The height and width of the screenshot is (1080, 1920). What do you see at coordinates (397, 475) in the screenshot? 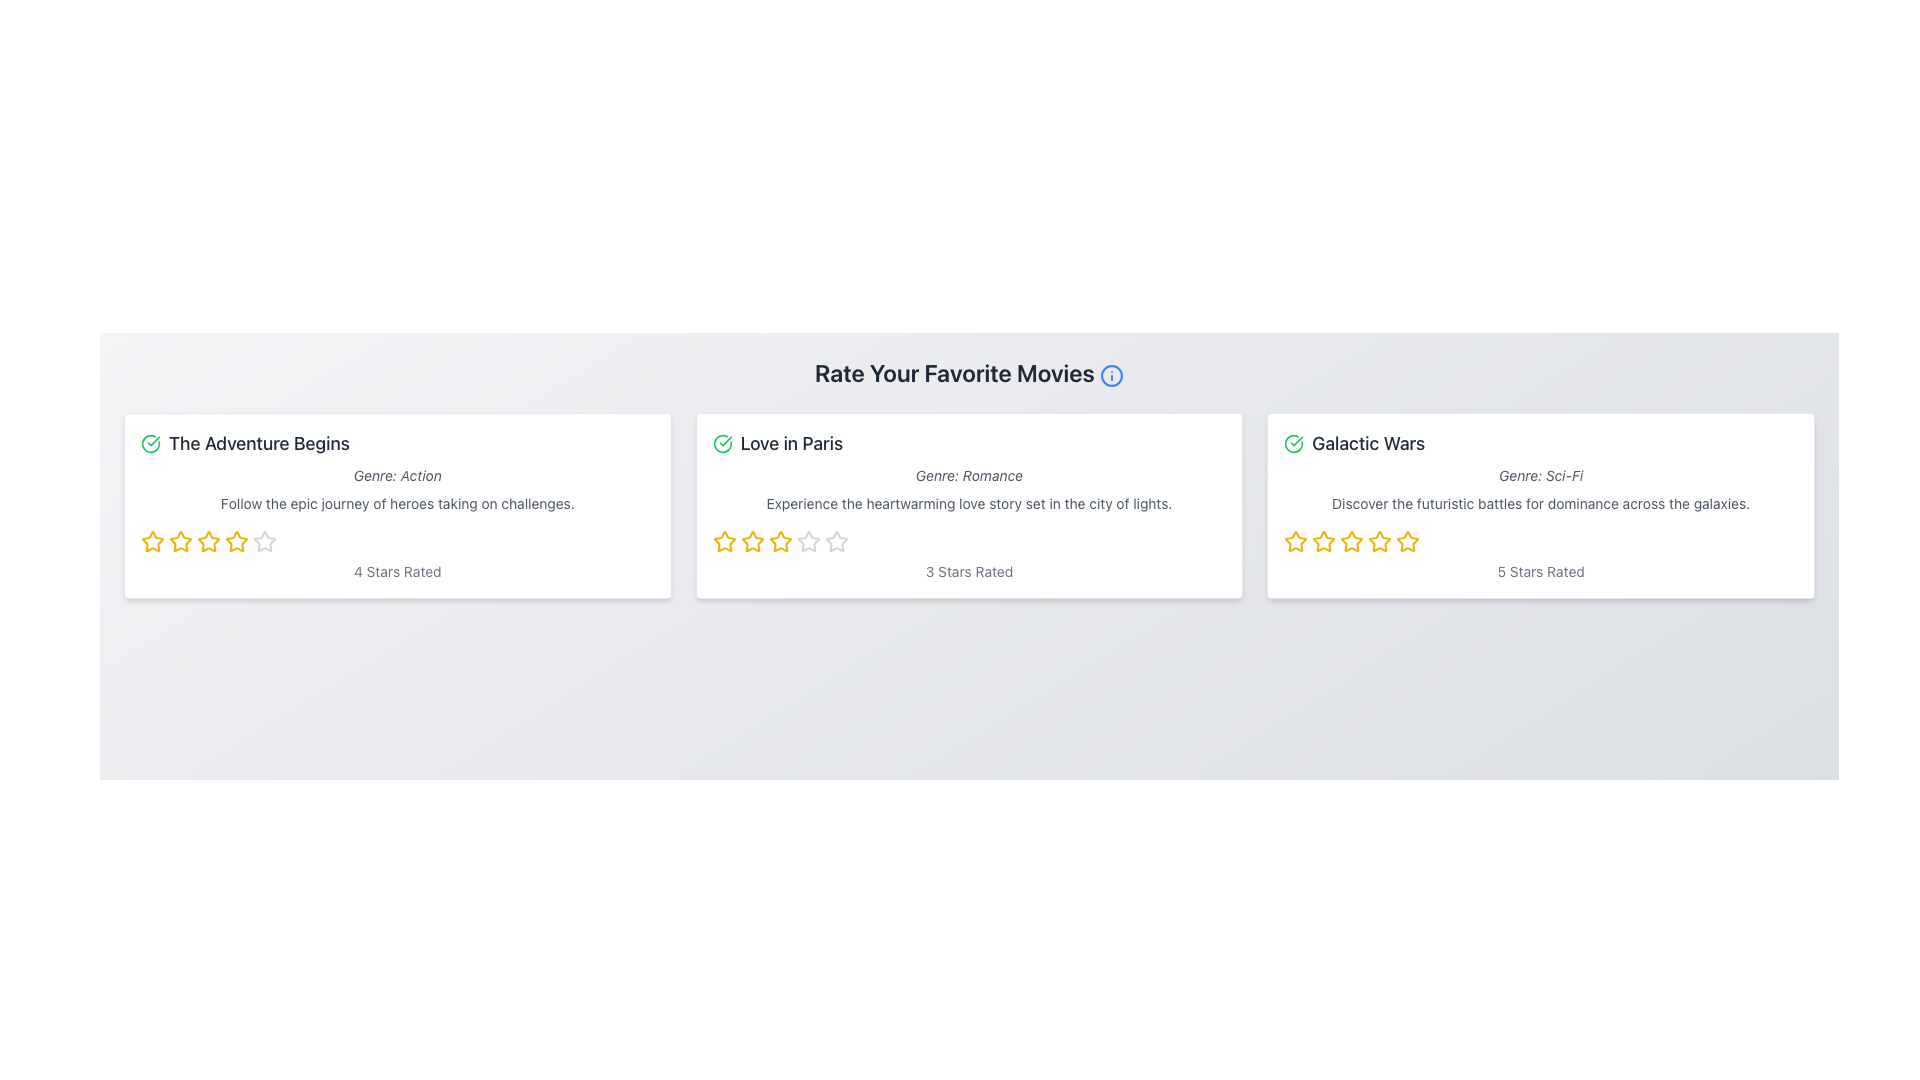
I see `text from the Text Label element displaying 'Genre: Action', which is styled in a small, italicized font and located below 'The Adventure Begins'` at bounding box center [397, 475].